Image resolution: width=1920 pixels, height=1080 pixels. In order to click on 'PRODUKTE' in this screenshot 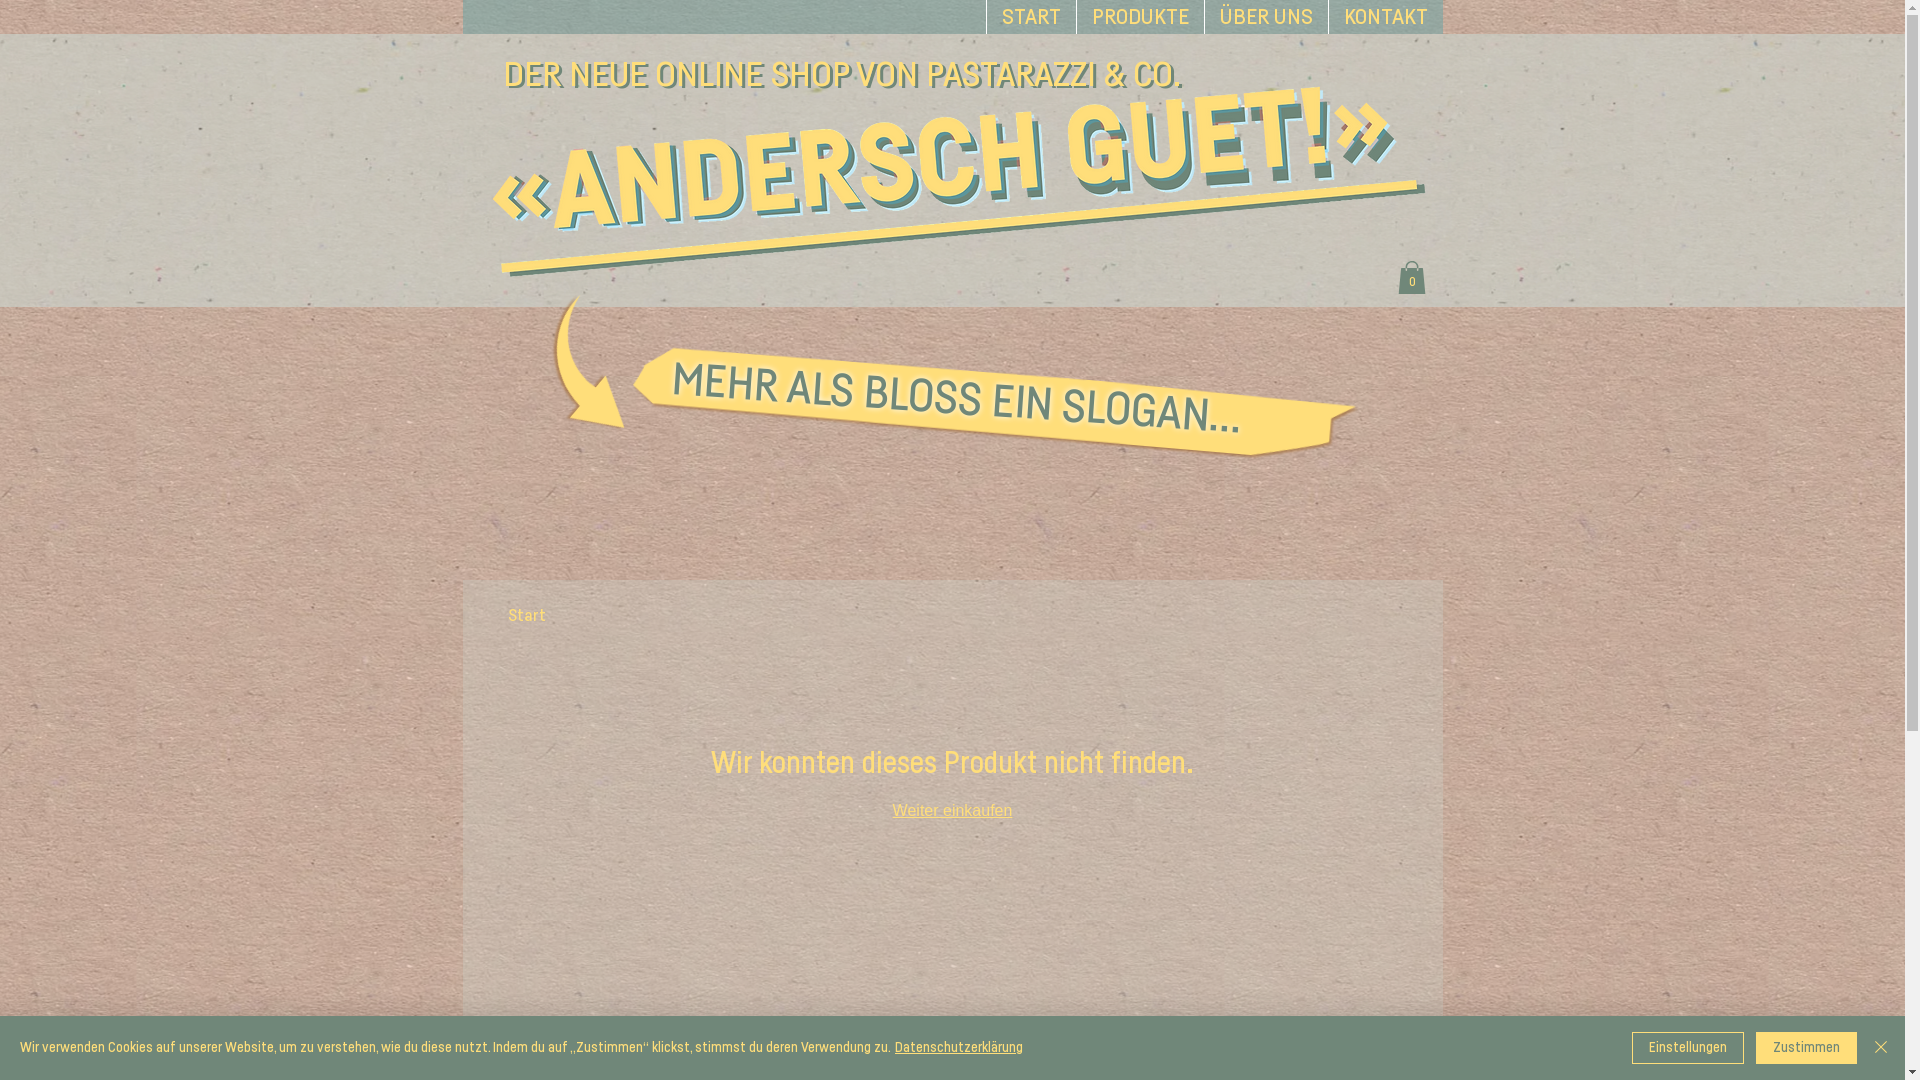, I will do `click(1140, 16)`.